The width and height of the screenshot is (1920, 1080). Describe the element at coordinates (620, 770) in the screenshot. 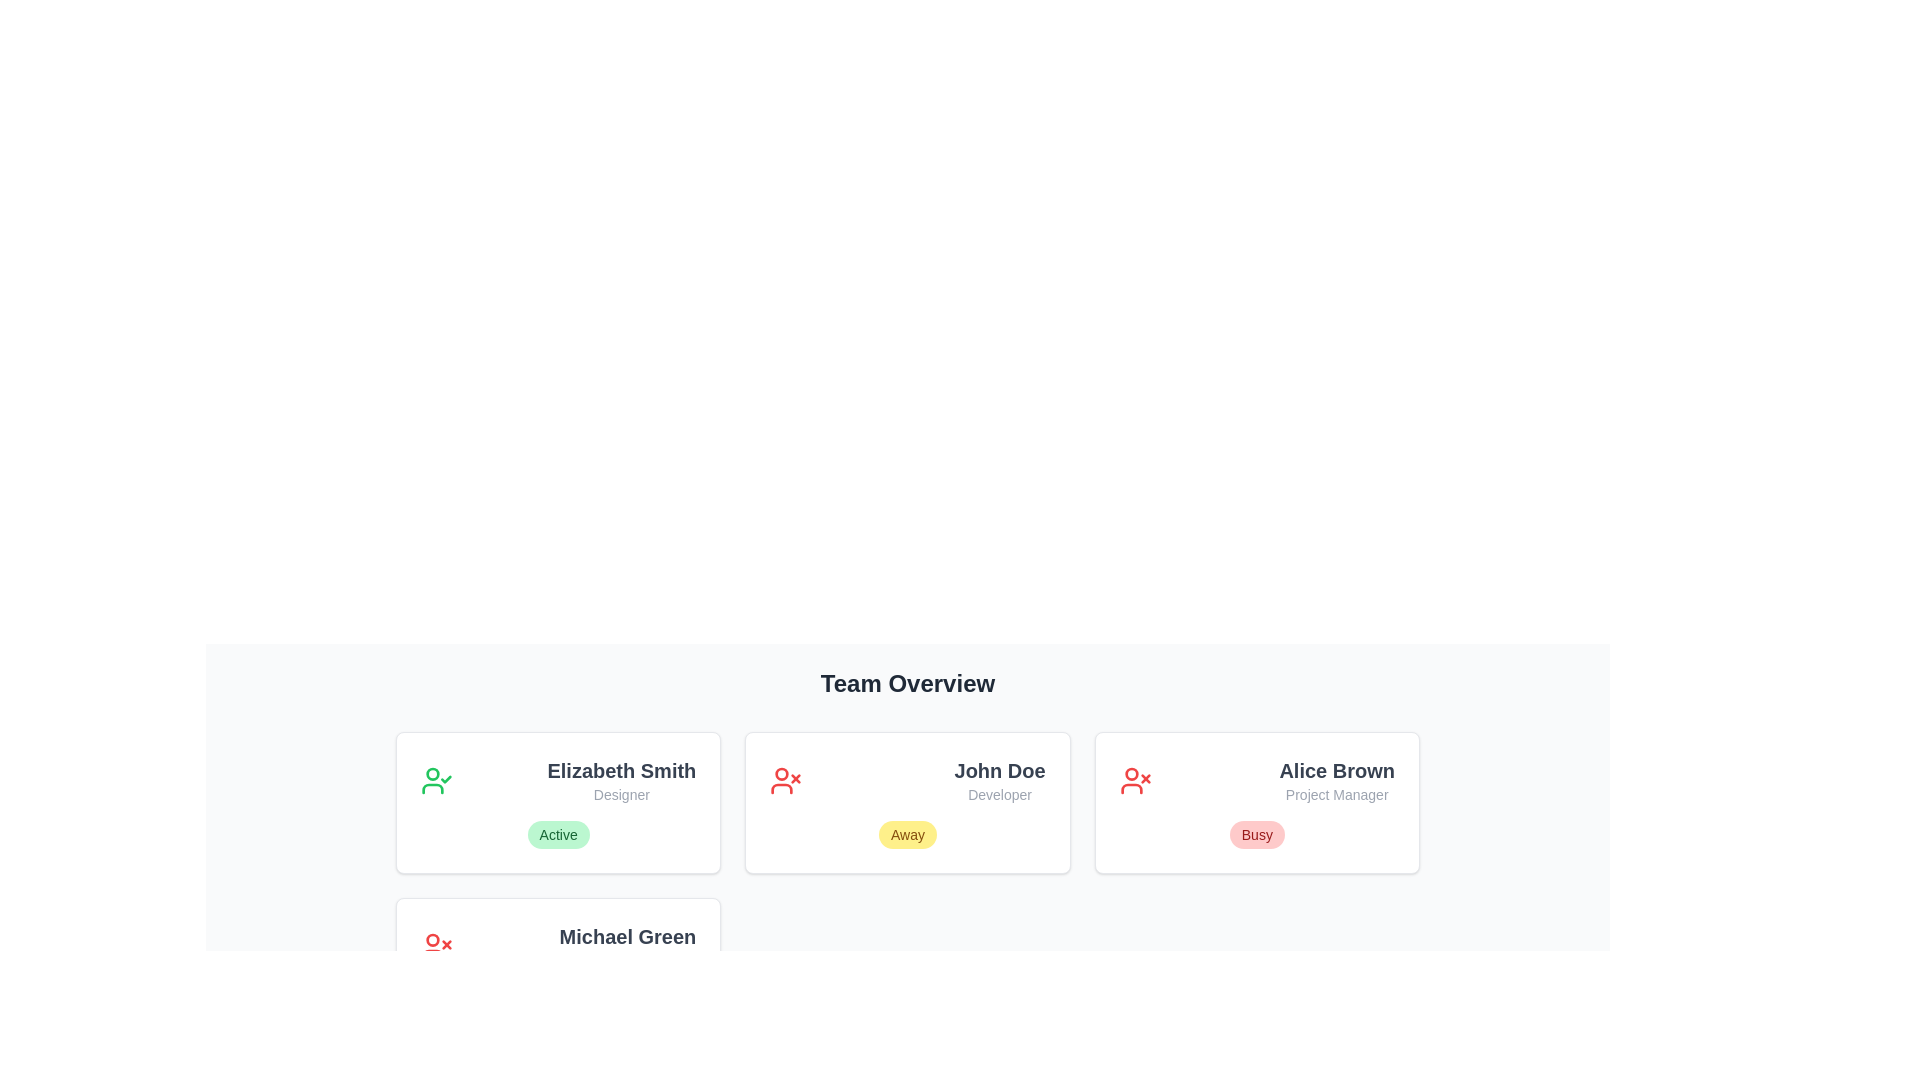

I see `the text label that identifies the name of an individual associated with the card's content, located in the top-left section of a row of similar cards, above the 'Designer' text` at that location.